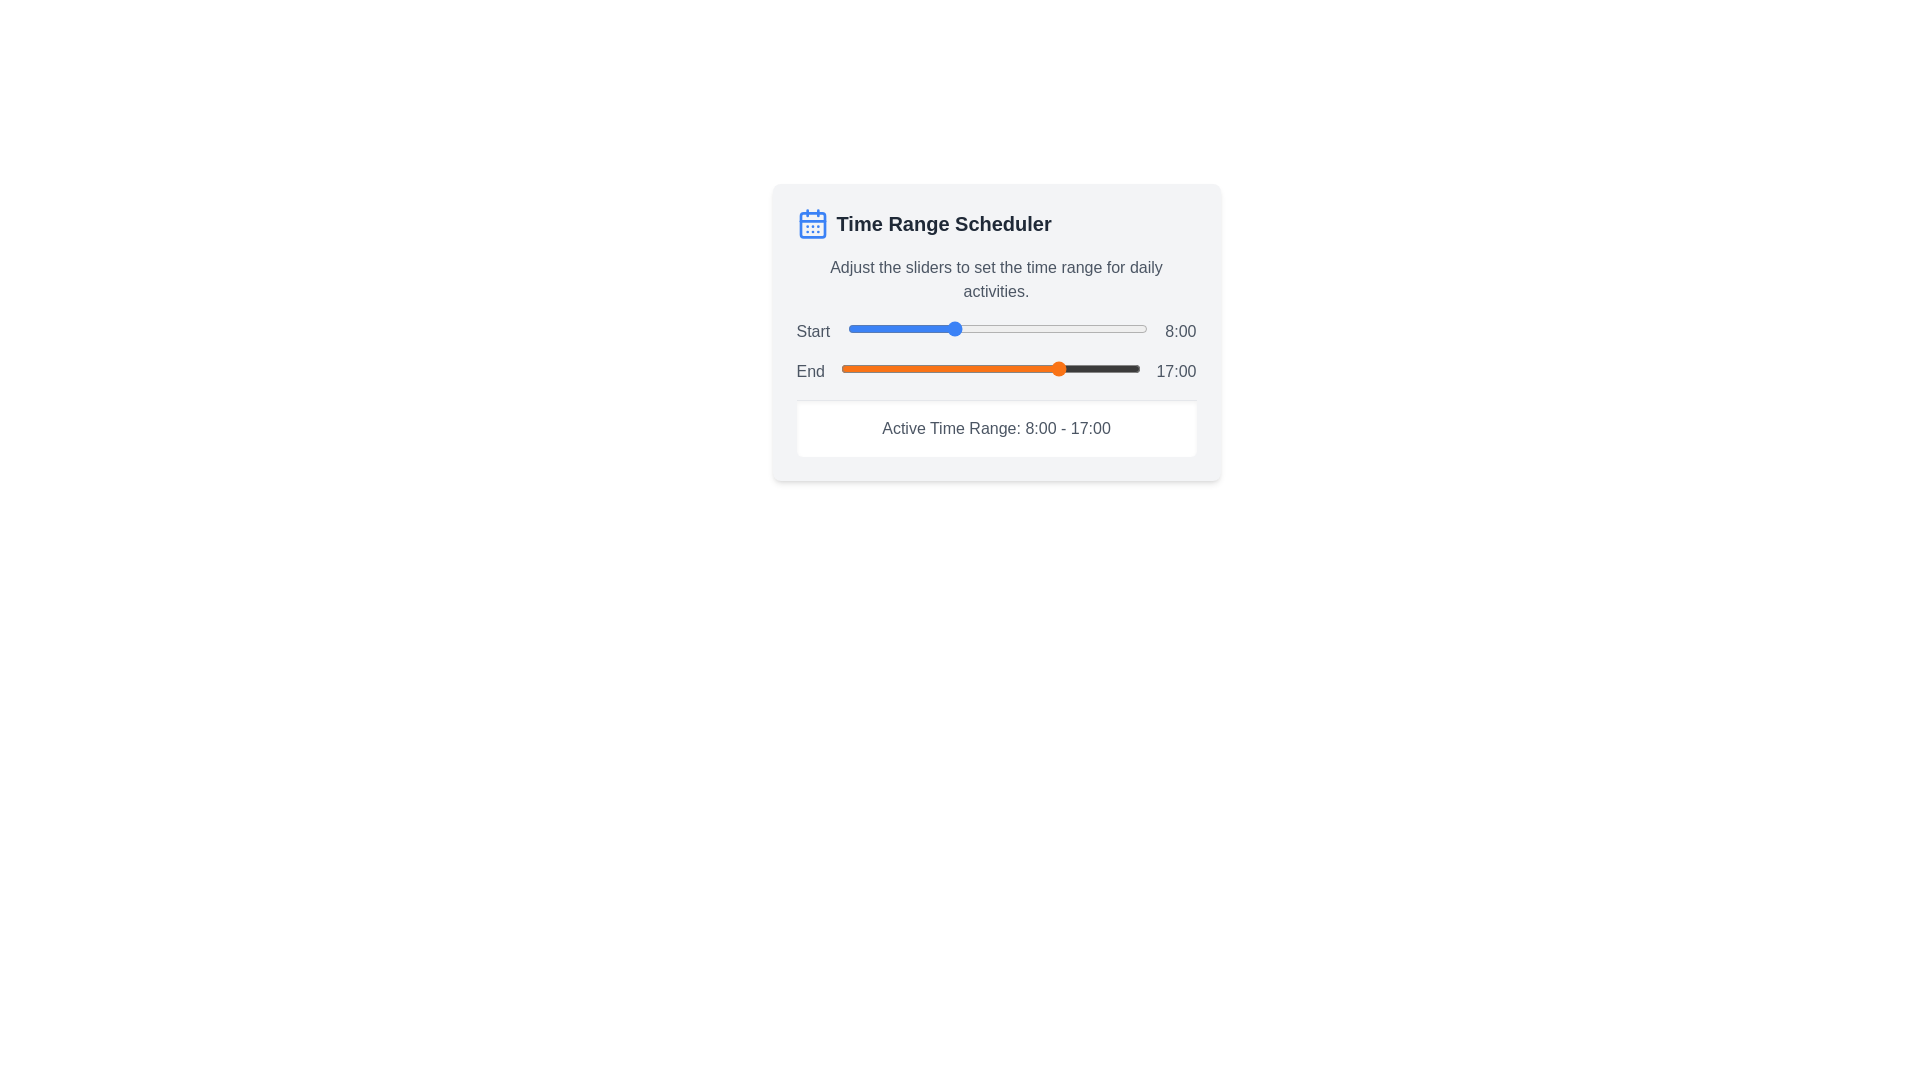 The height and width of the screenshot is (1080, 1920). Describe the element at coordinates (938, 327) in the screenshot. I see `the start time slider to 7 hours` at that location.